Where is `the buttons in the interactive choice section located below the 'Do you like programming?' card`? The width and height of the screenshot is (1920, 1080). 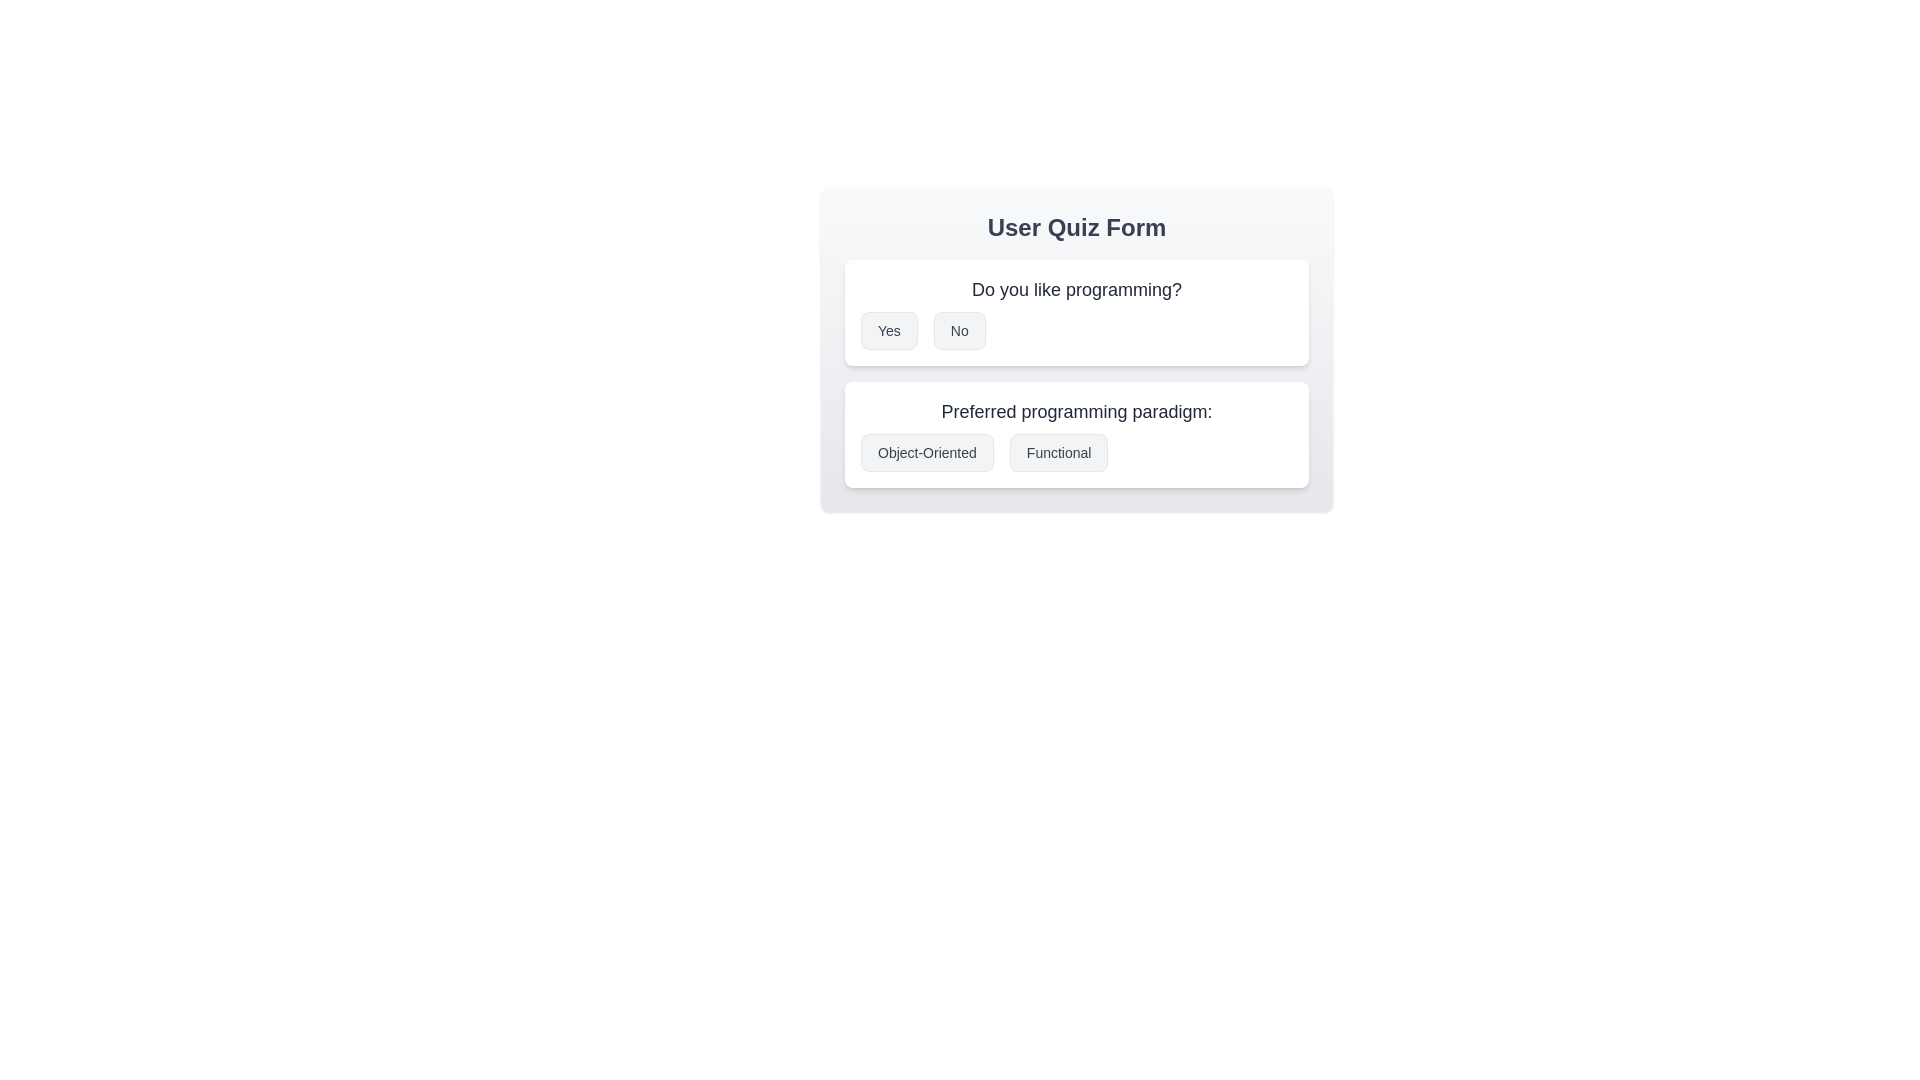
the buttons in the interactive choice section located below the 'Do you like programming?' card is located at coordinates (1075, 434).